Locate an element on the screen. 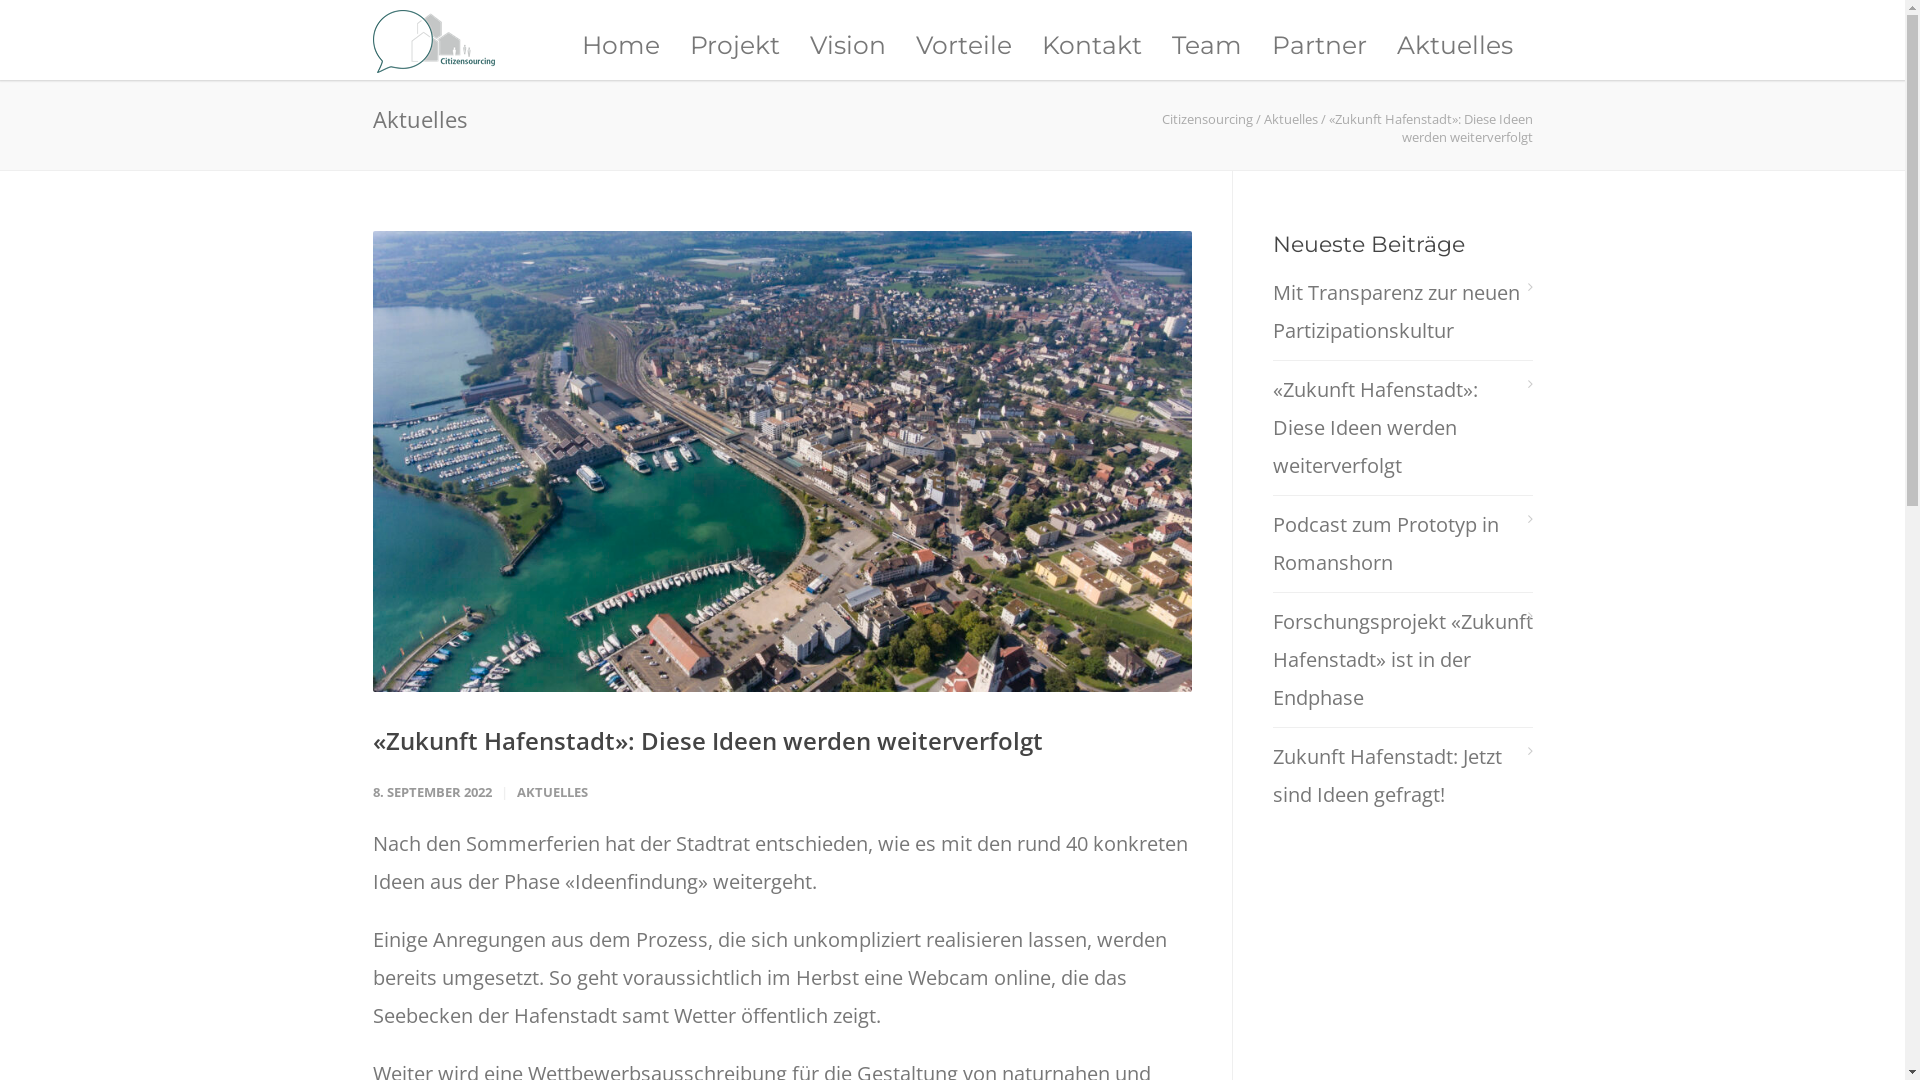 This screenshot has width=1920, height=1080. 'Mit Transparenz zur neuen Partizipationskultur' is located at coordinates (1400, 312).